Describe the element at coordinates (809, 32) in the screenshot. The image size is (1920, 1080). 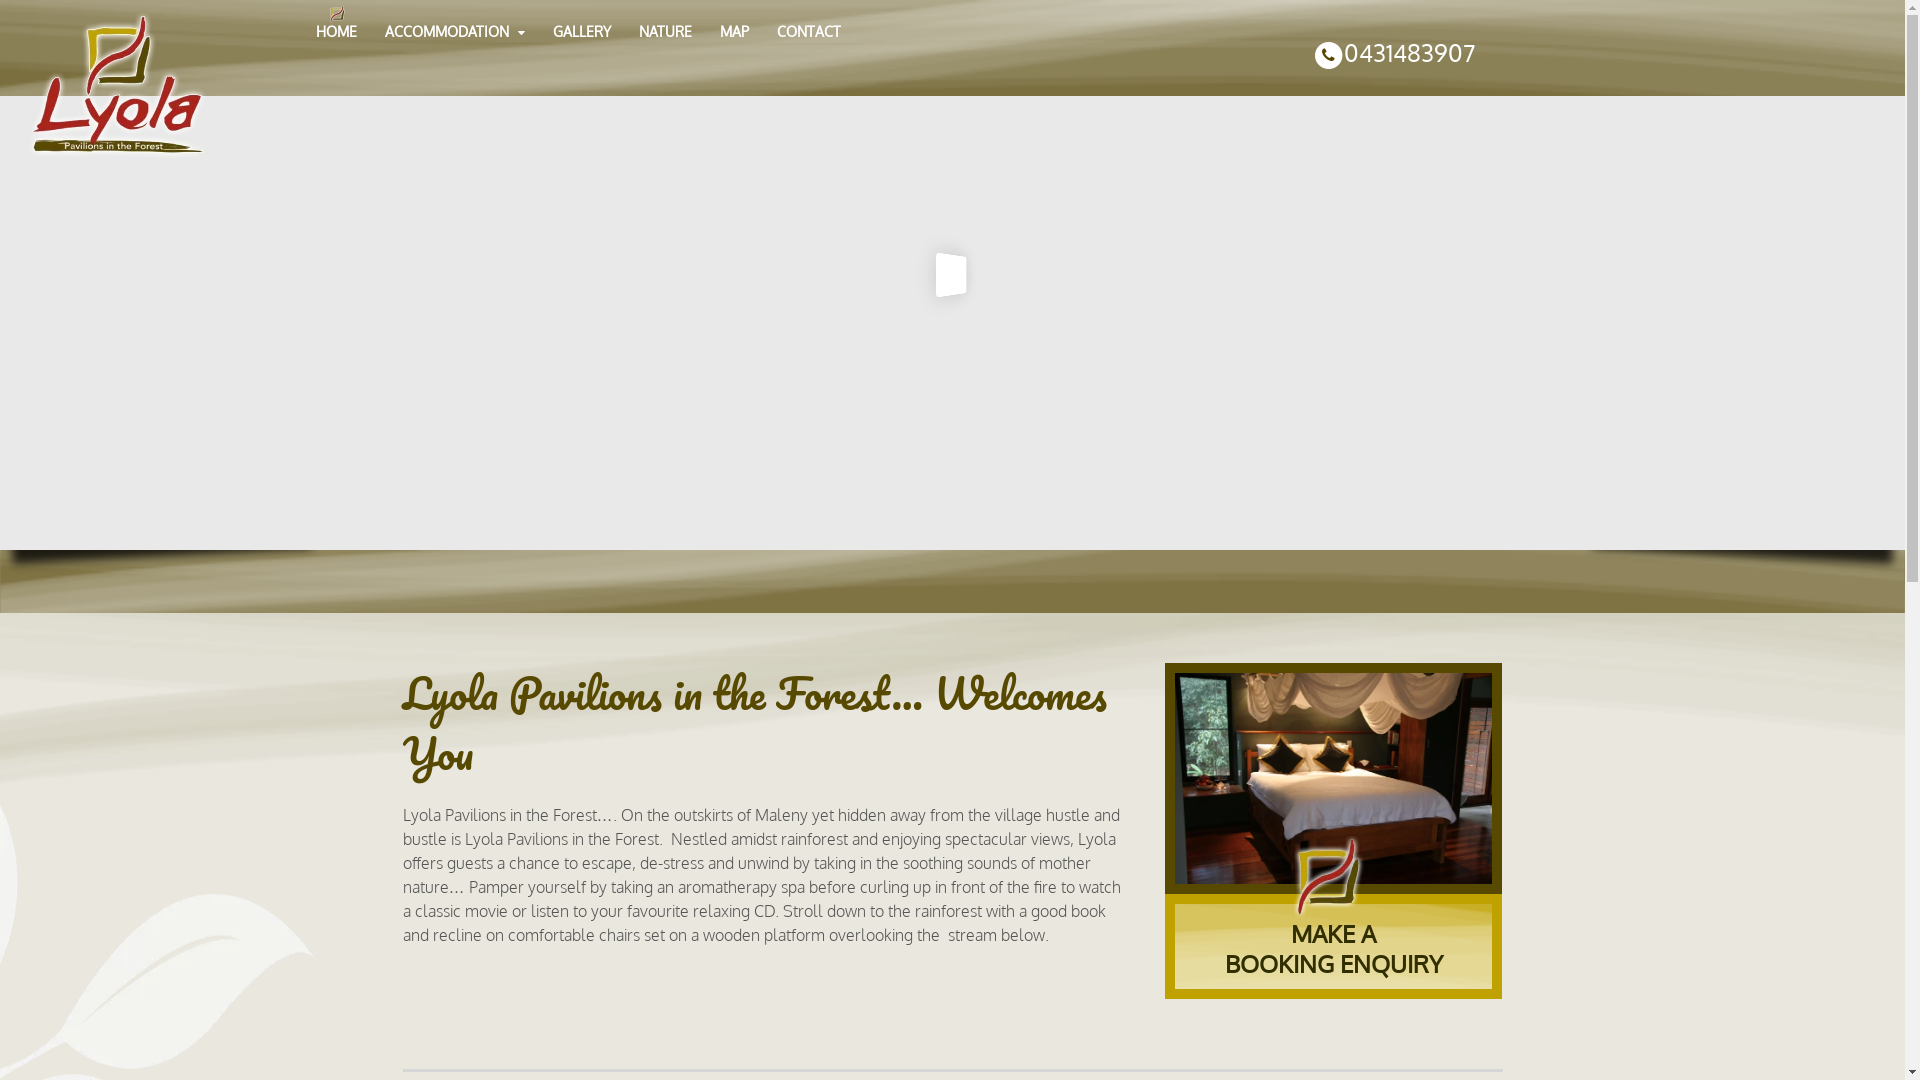
I see `'CONTACT'` at that location.